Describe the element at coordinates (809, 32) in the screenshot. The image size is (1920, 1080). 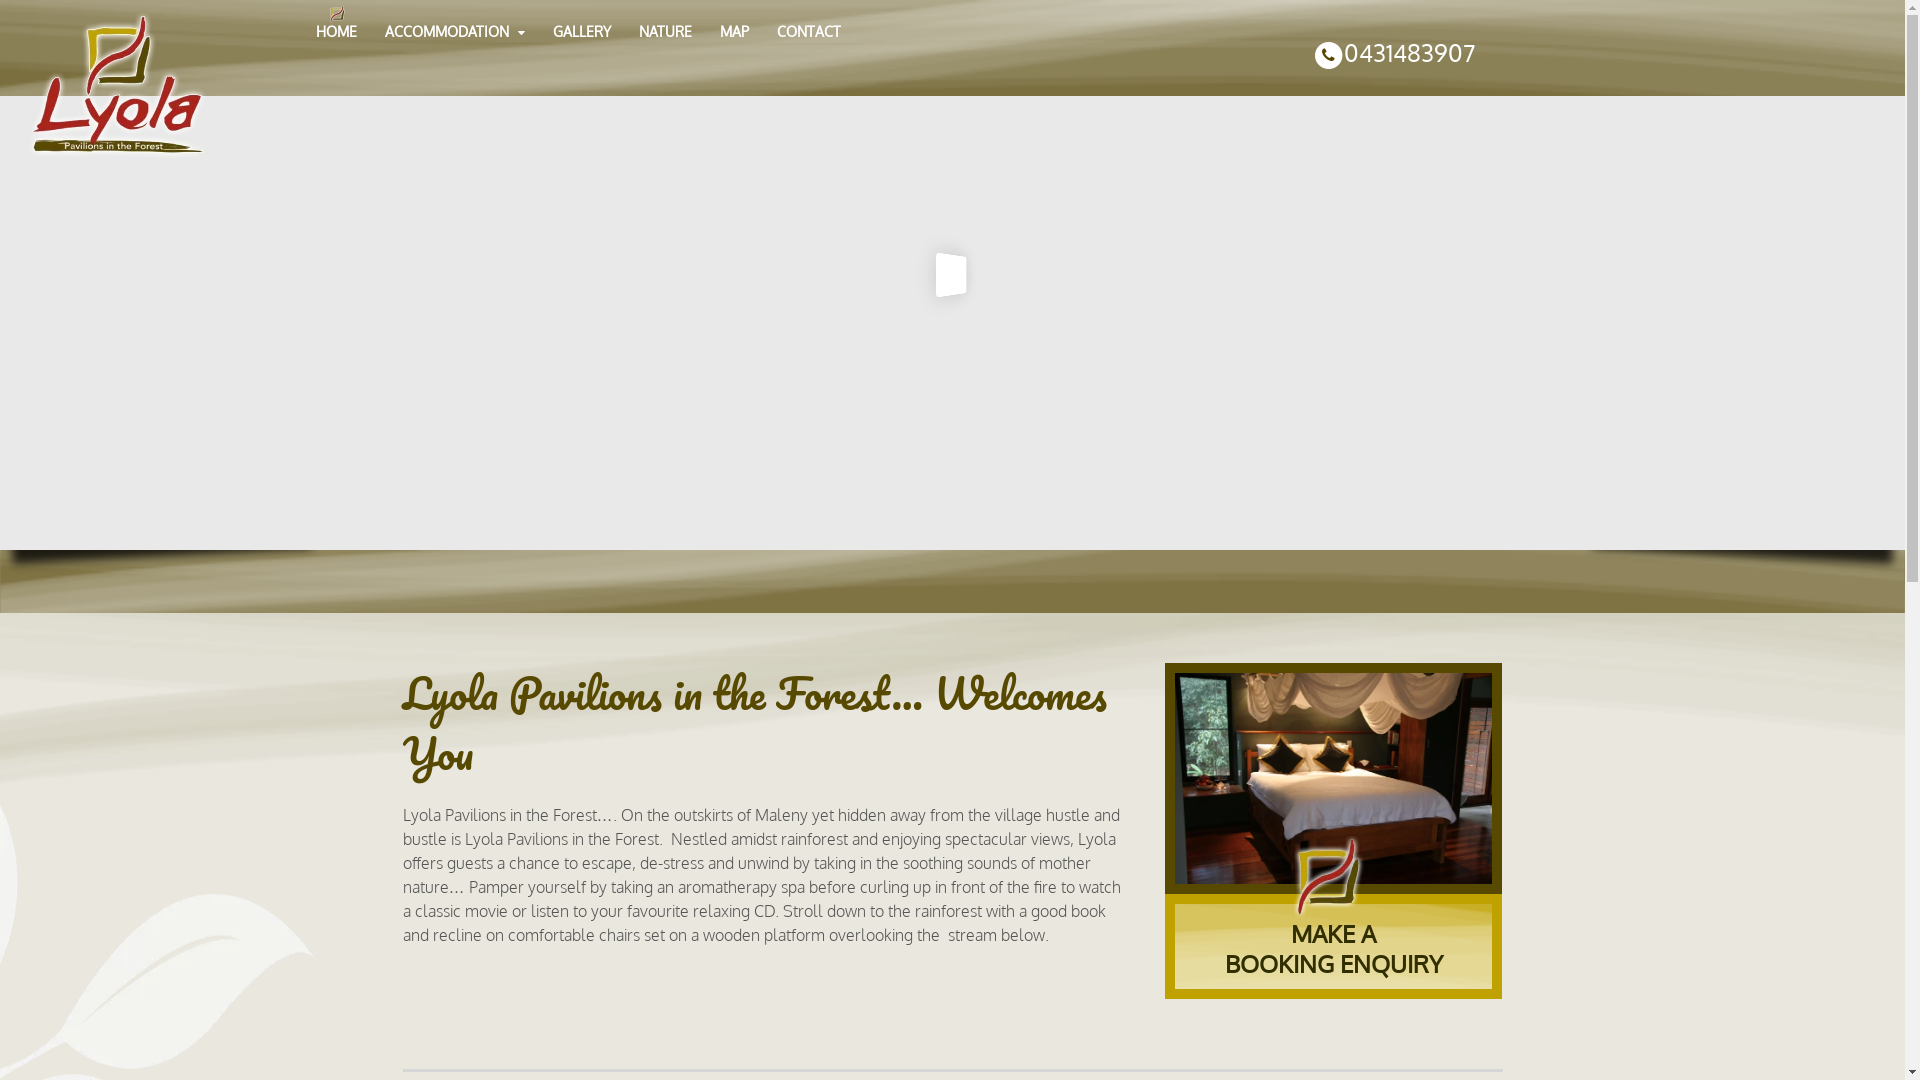
I see `'CONTACT'` at that location.